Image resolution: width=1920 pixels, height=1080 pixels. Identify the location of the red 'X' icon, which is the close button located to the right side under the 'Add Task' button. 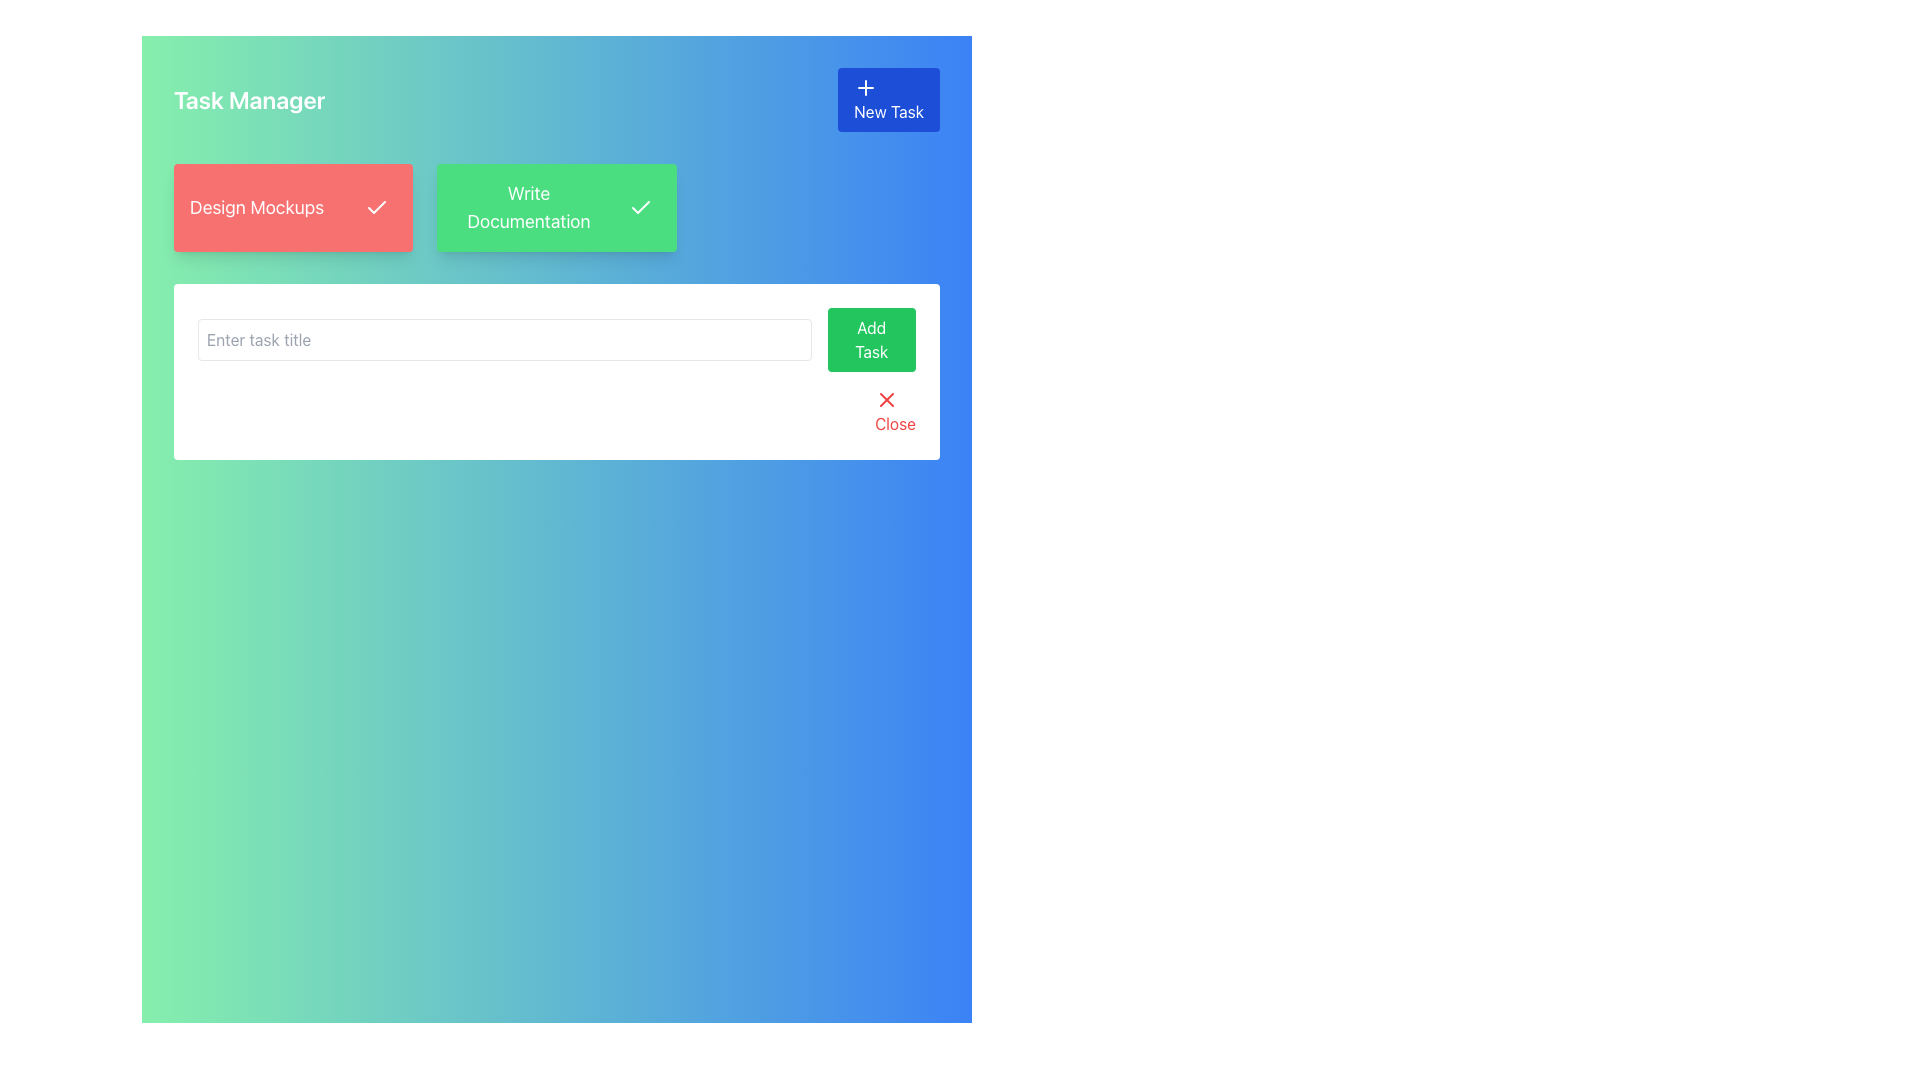
(886, 400).